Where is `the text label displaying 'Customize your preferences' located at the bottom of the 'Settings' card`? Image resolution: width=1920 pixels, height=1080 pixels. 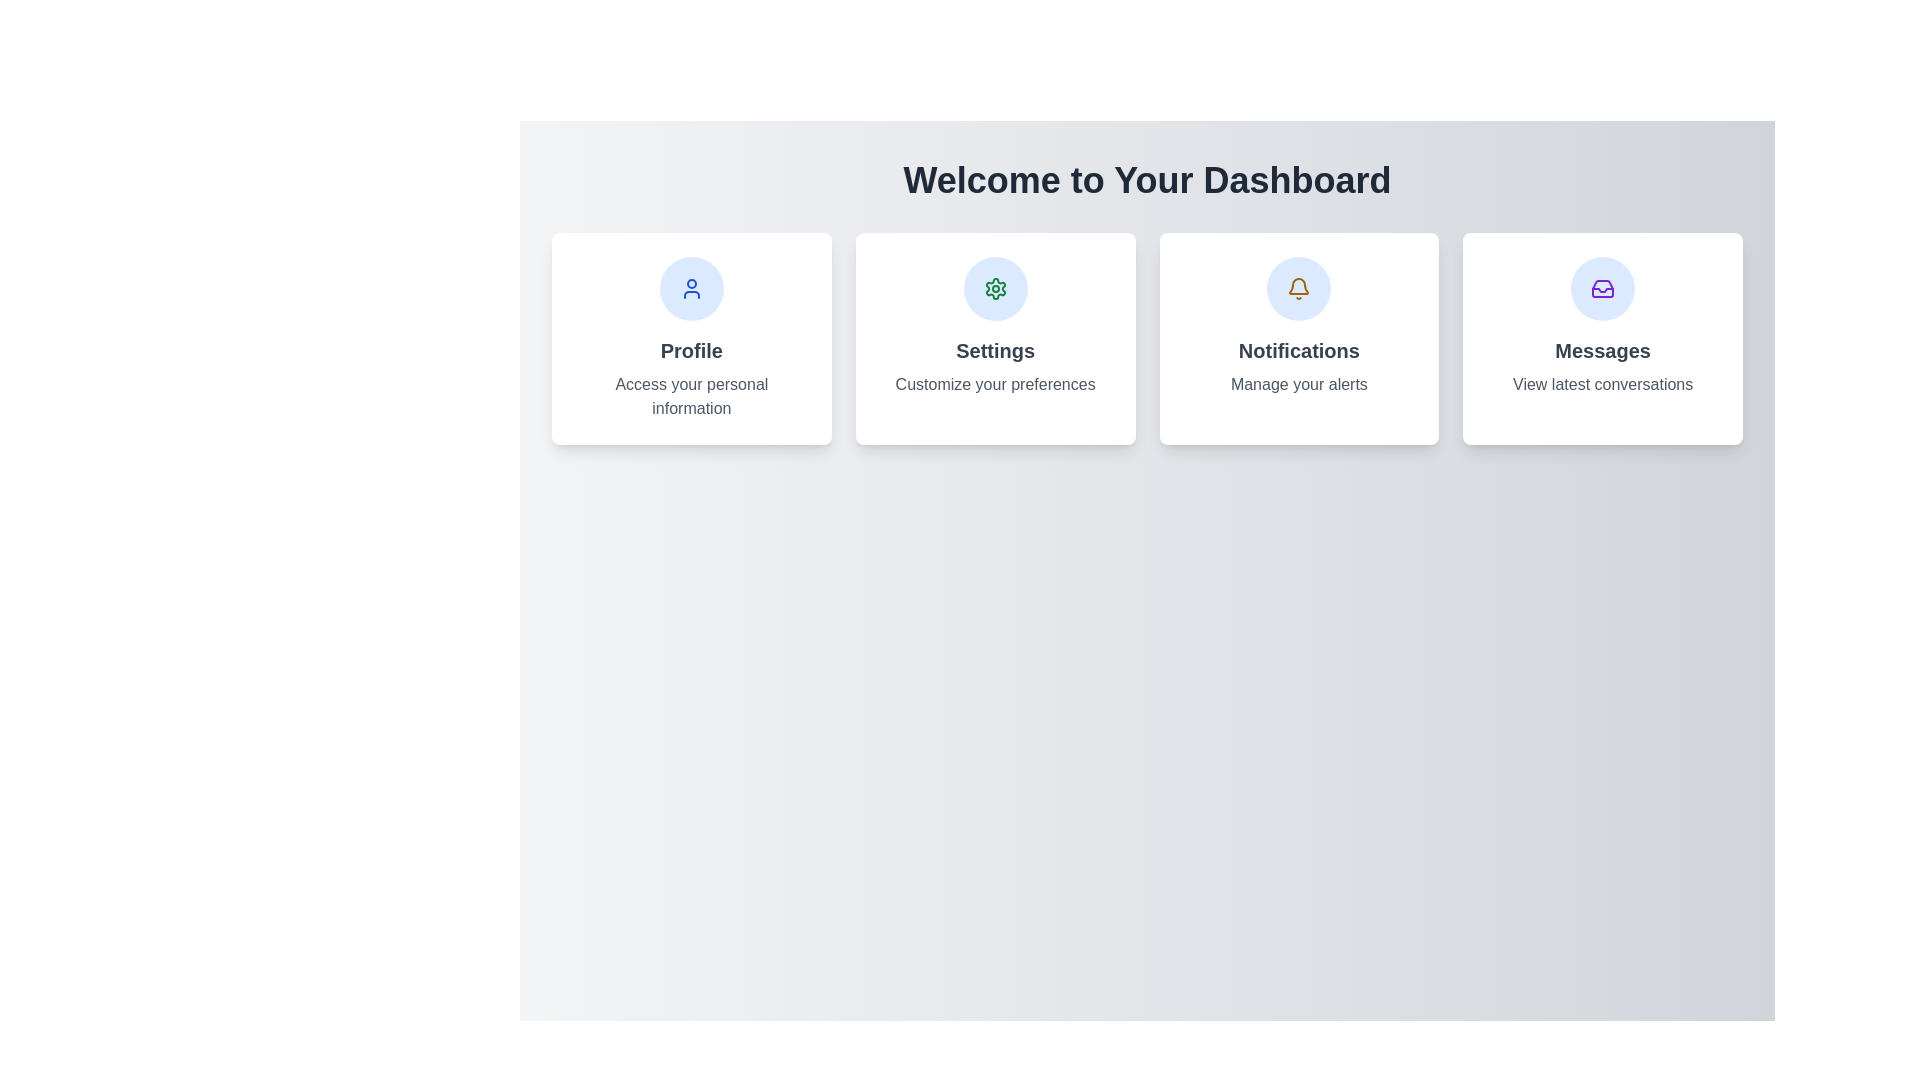
the text label displaying 'Customize your preferences' located at the bottom of the 'Settings' card is located at coordinates (995, 385).